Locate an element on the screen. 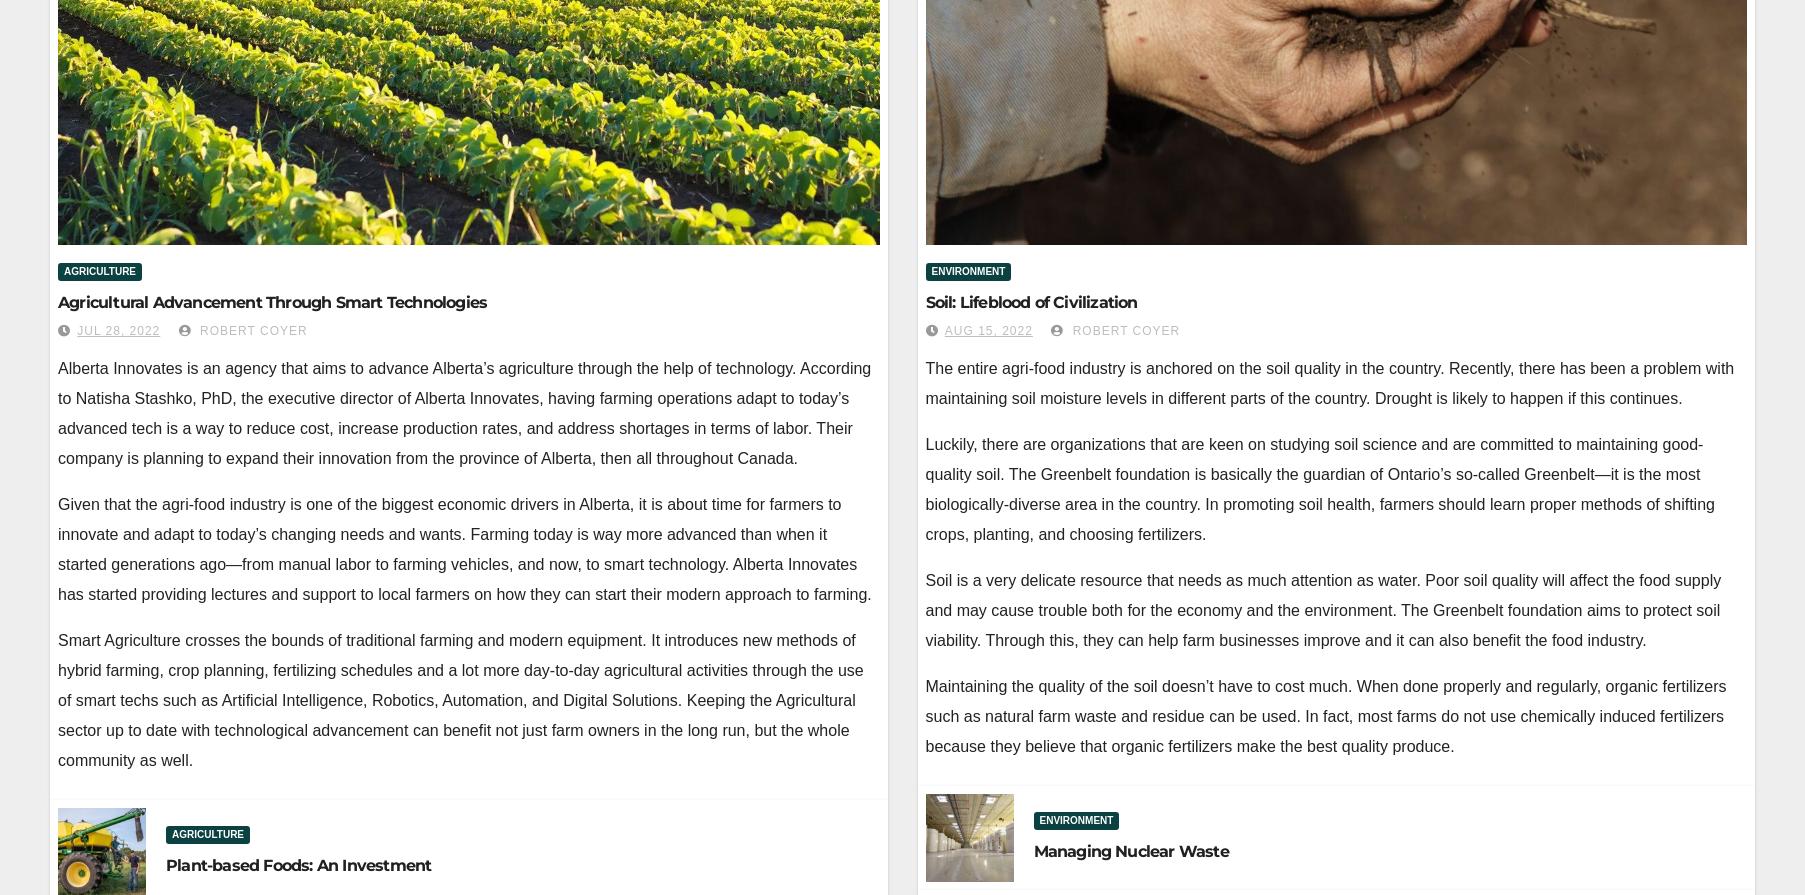  'Jul 28, 2022' is located at coordinates (118, 330).